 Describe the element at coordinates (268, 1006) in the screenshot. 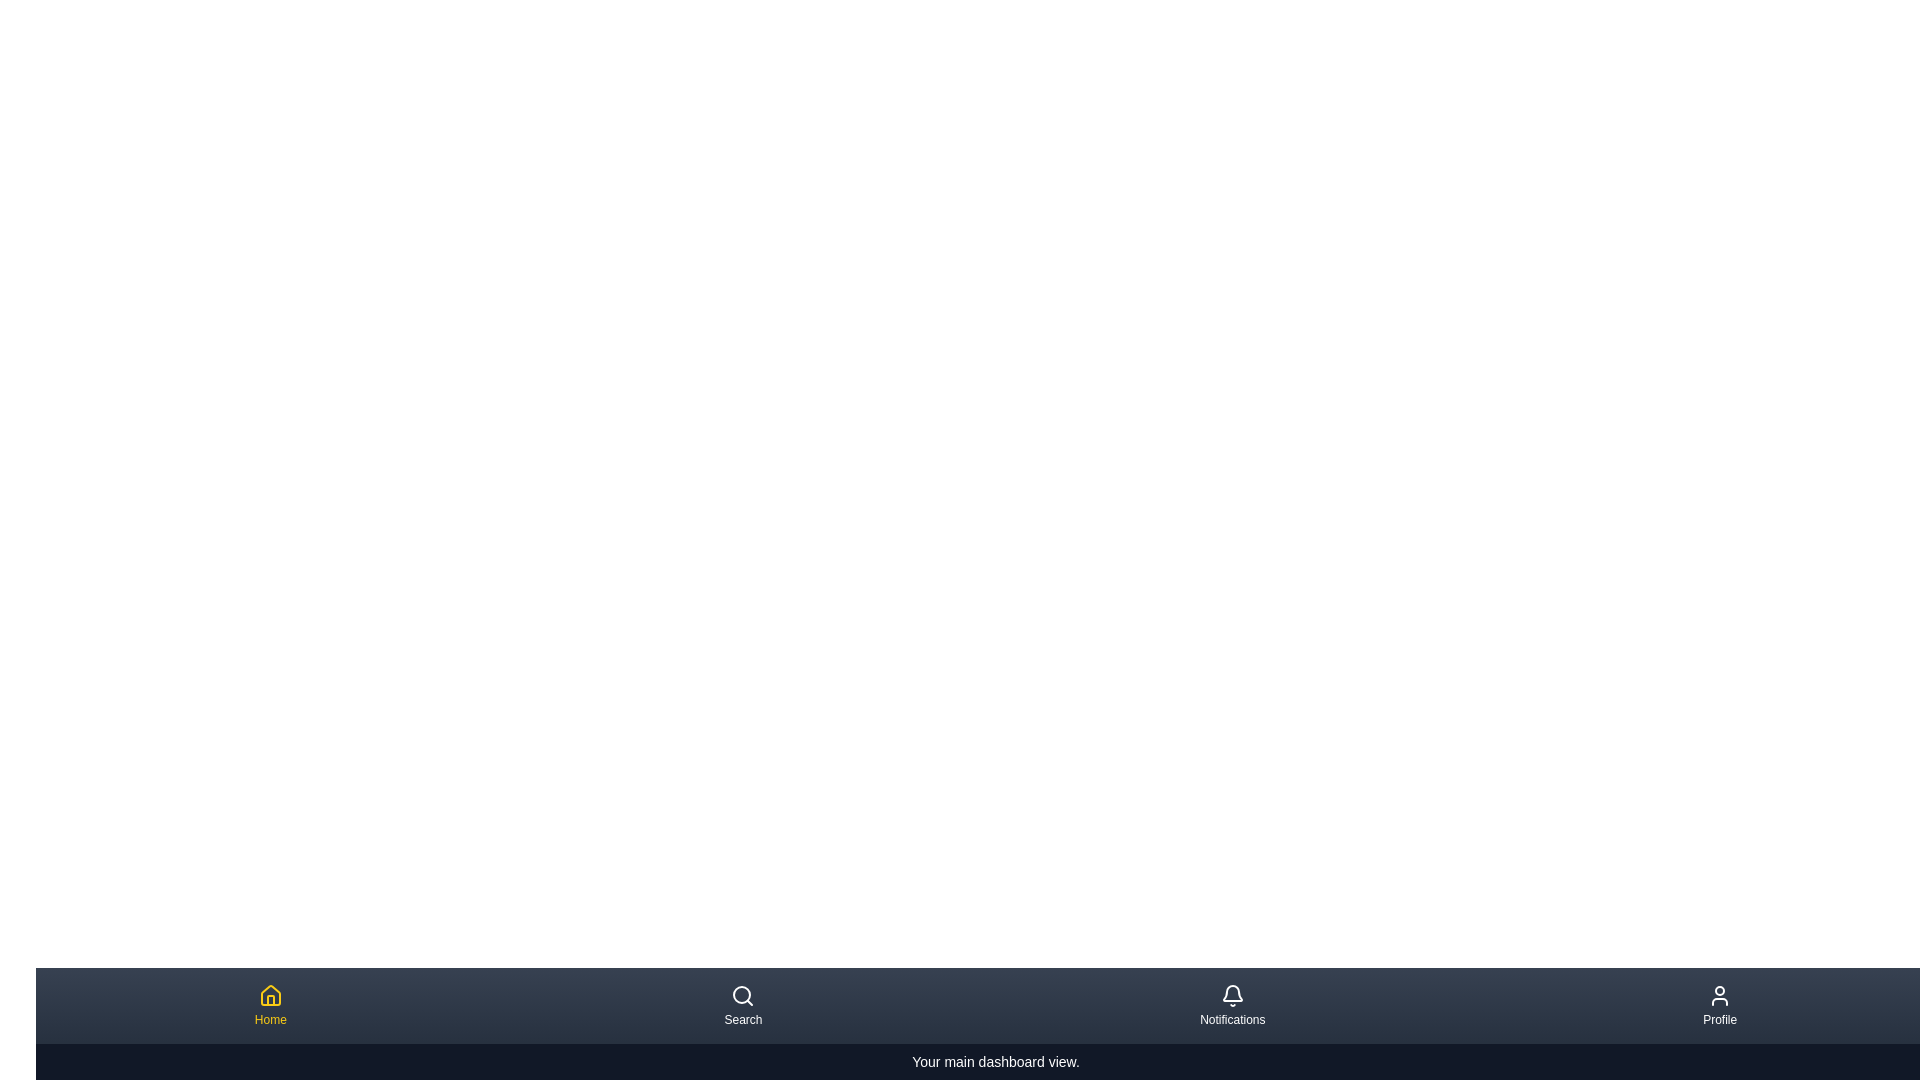

I see `the navigation item corresponding to Home to preview its description` at that location.